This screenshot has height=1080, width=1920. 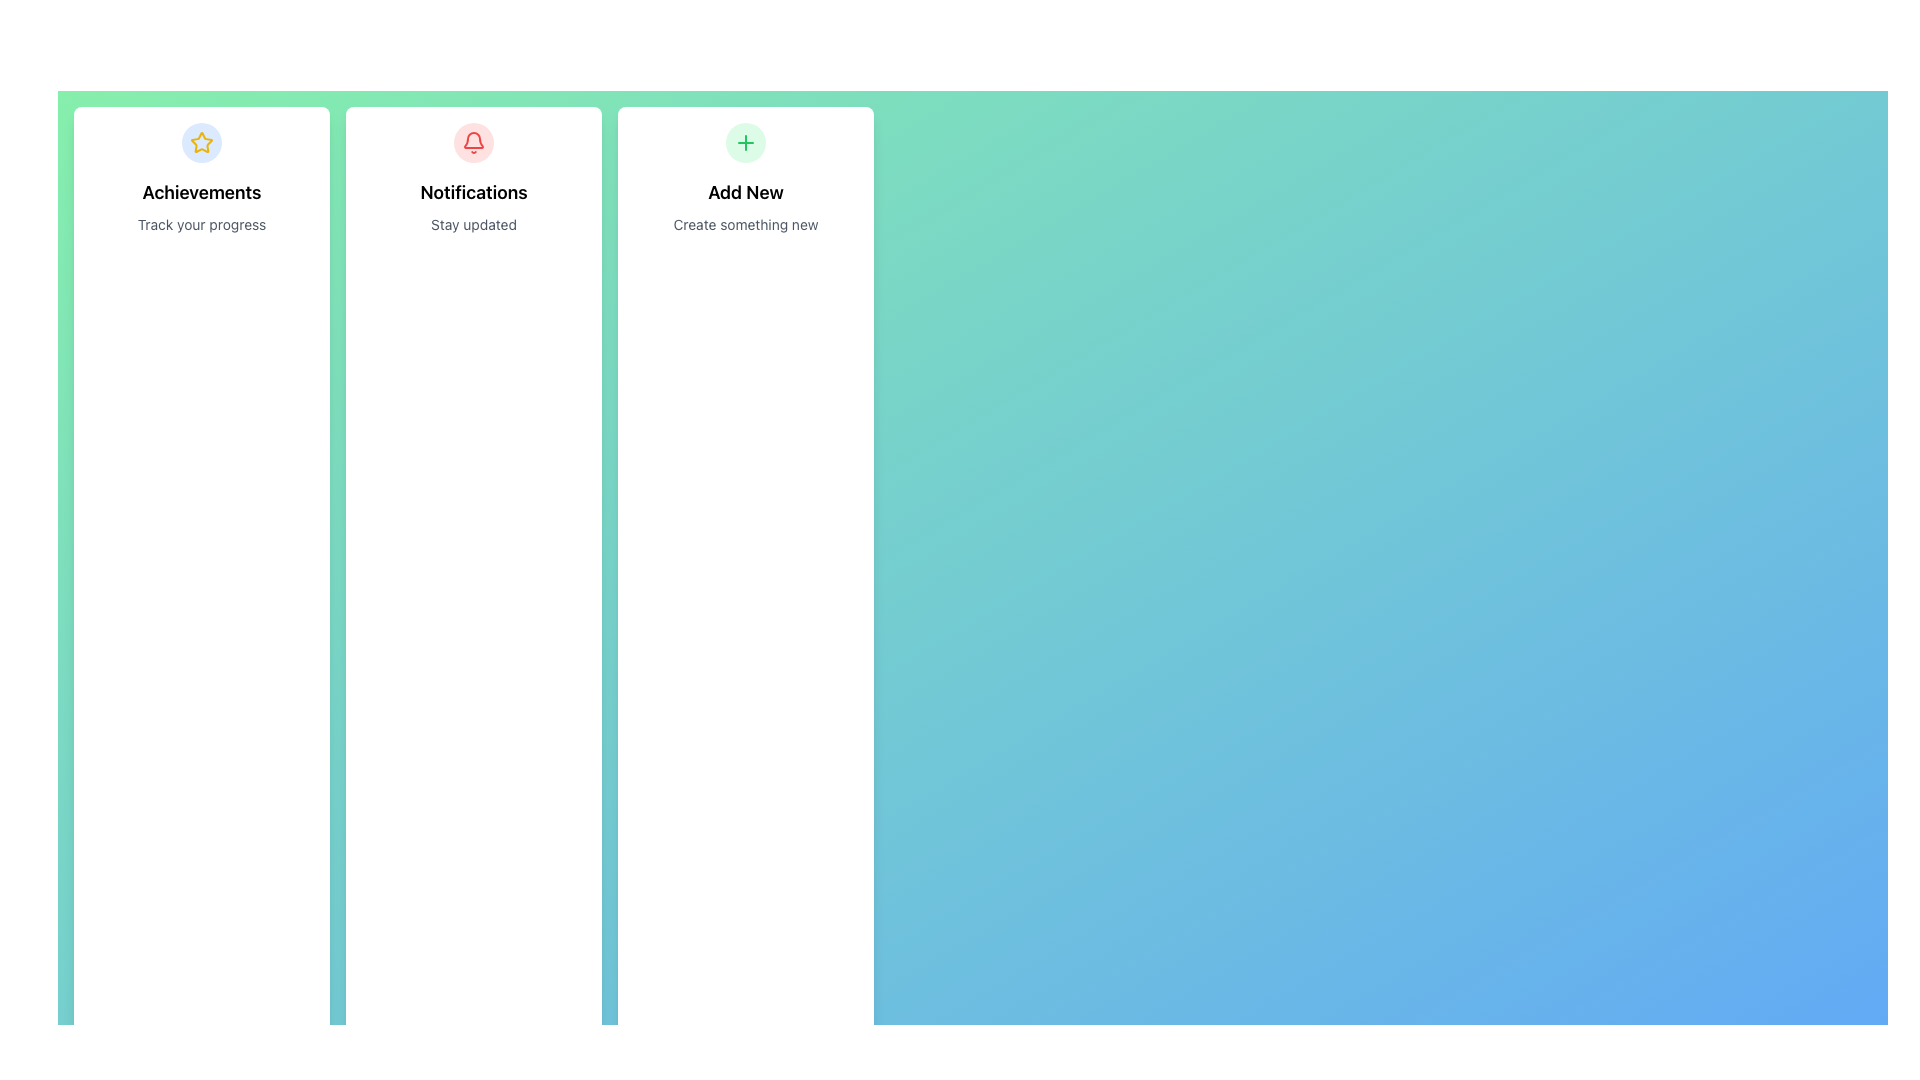 I want to click on the circular red bell icon for notifications, which is, so click(x=473, y=141).